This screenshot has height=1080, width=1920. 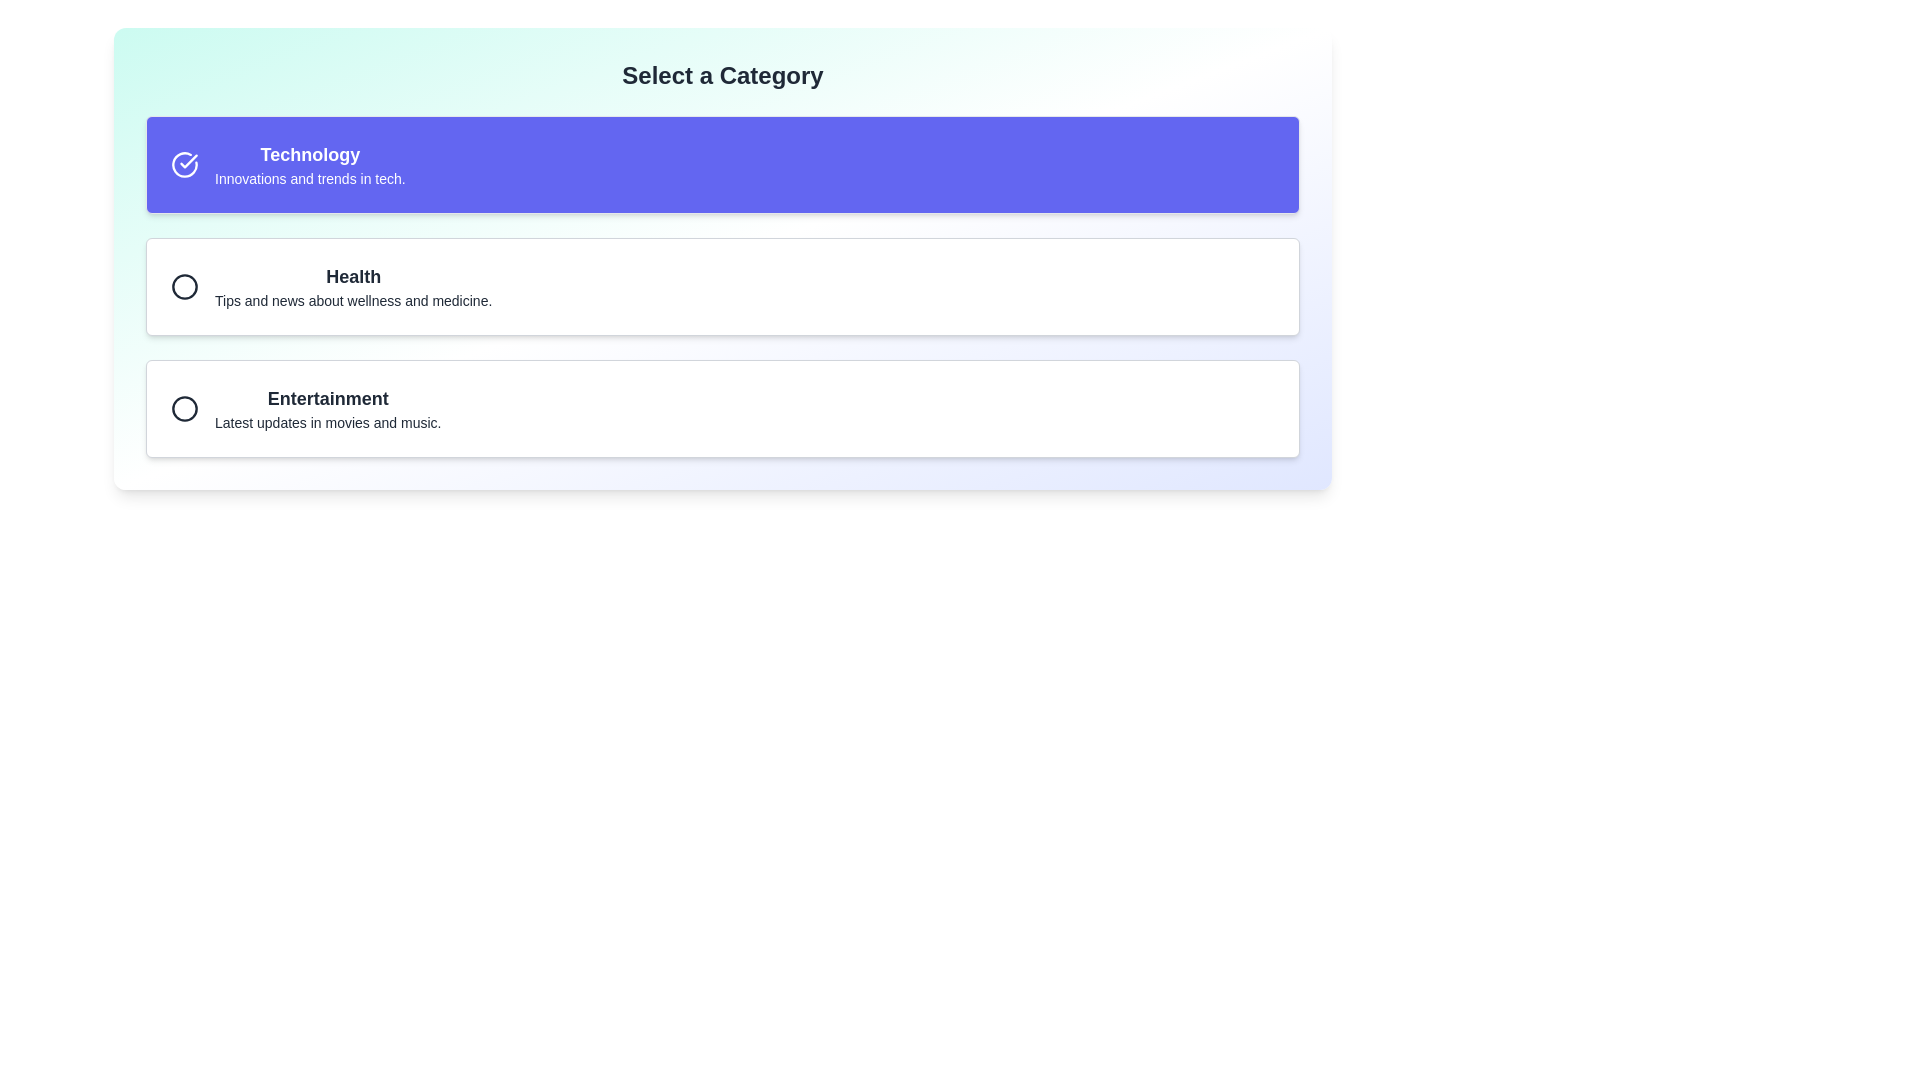 What do you see at coordinates (185, 286) in the screenshot?
I see `the circular indicator icon within the 'Health' row` at bounding box center [185, 286].